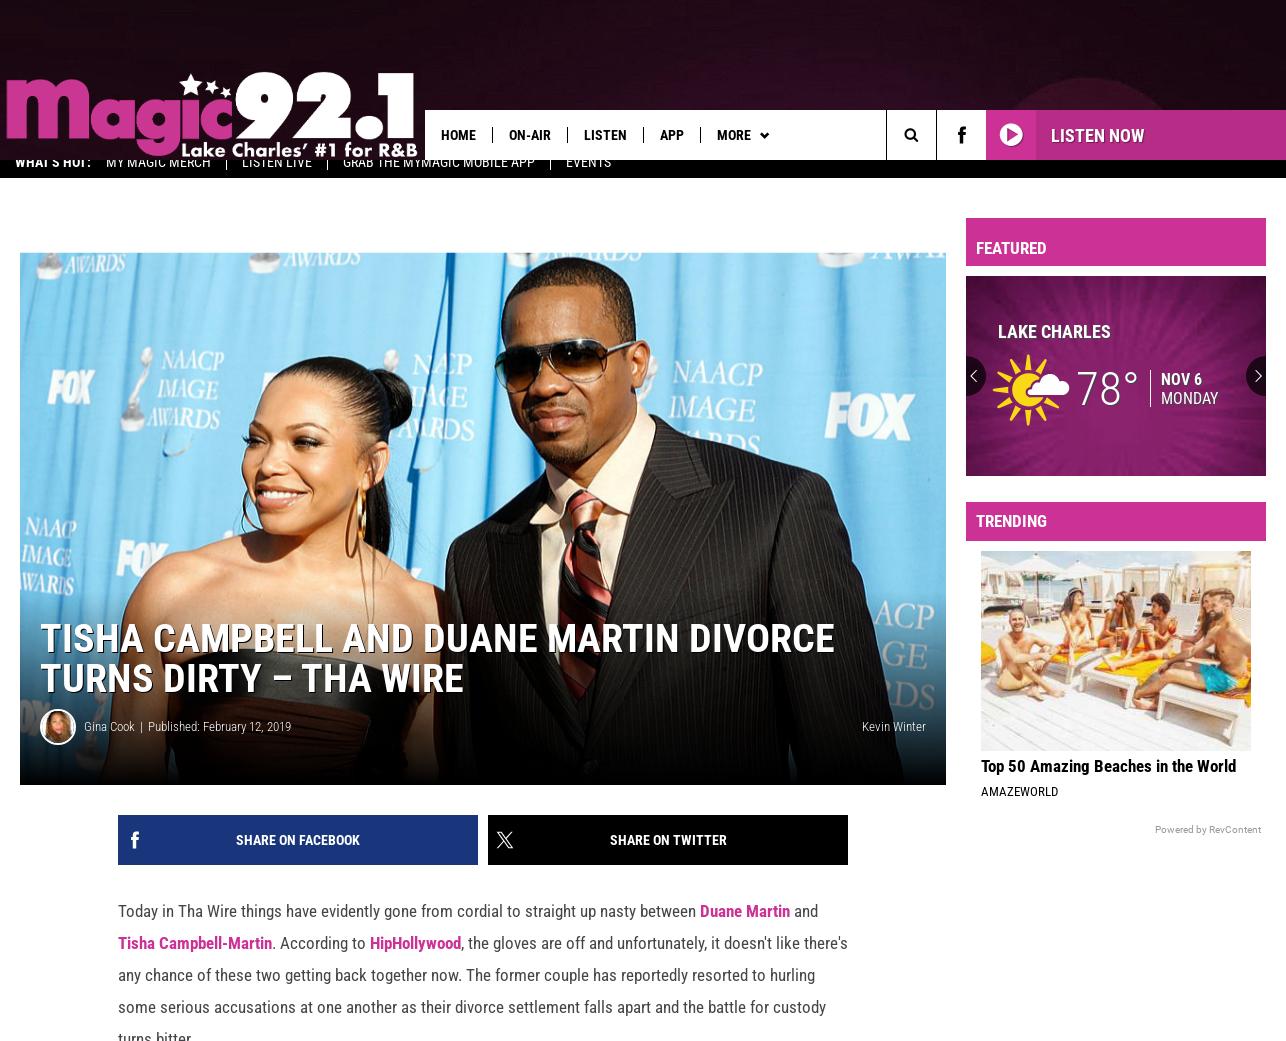 This screenshot has width=1286, height=1041. Describe the element at coordinates (1010, 259) in the screenshot. I see `'Featured'` at that location.